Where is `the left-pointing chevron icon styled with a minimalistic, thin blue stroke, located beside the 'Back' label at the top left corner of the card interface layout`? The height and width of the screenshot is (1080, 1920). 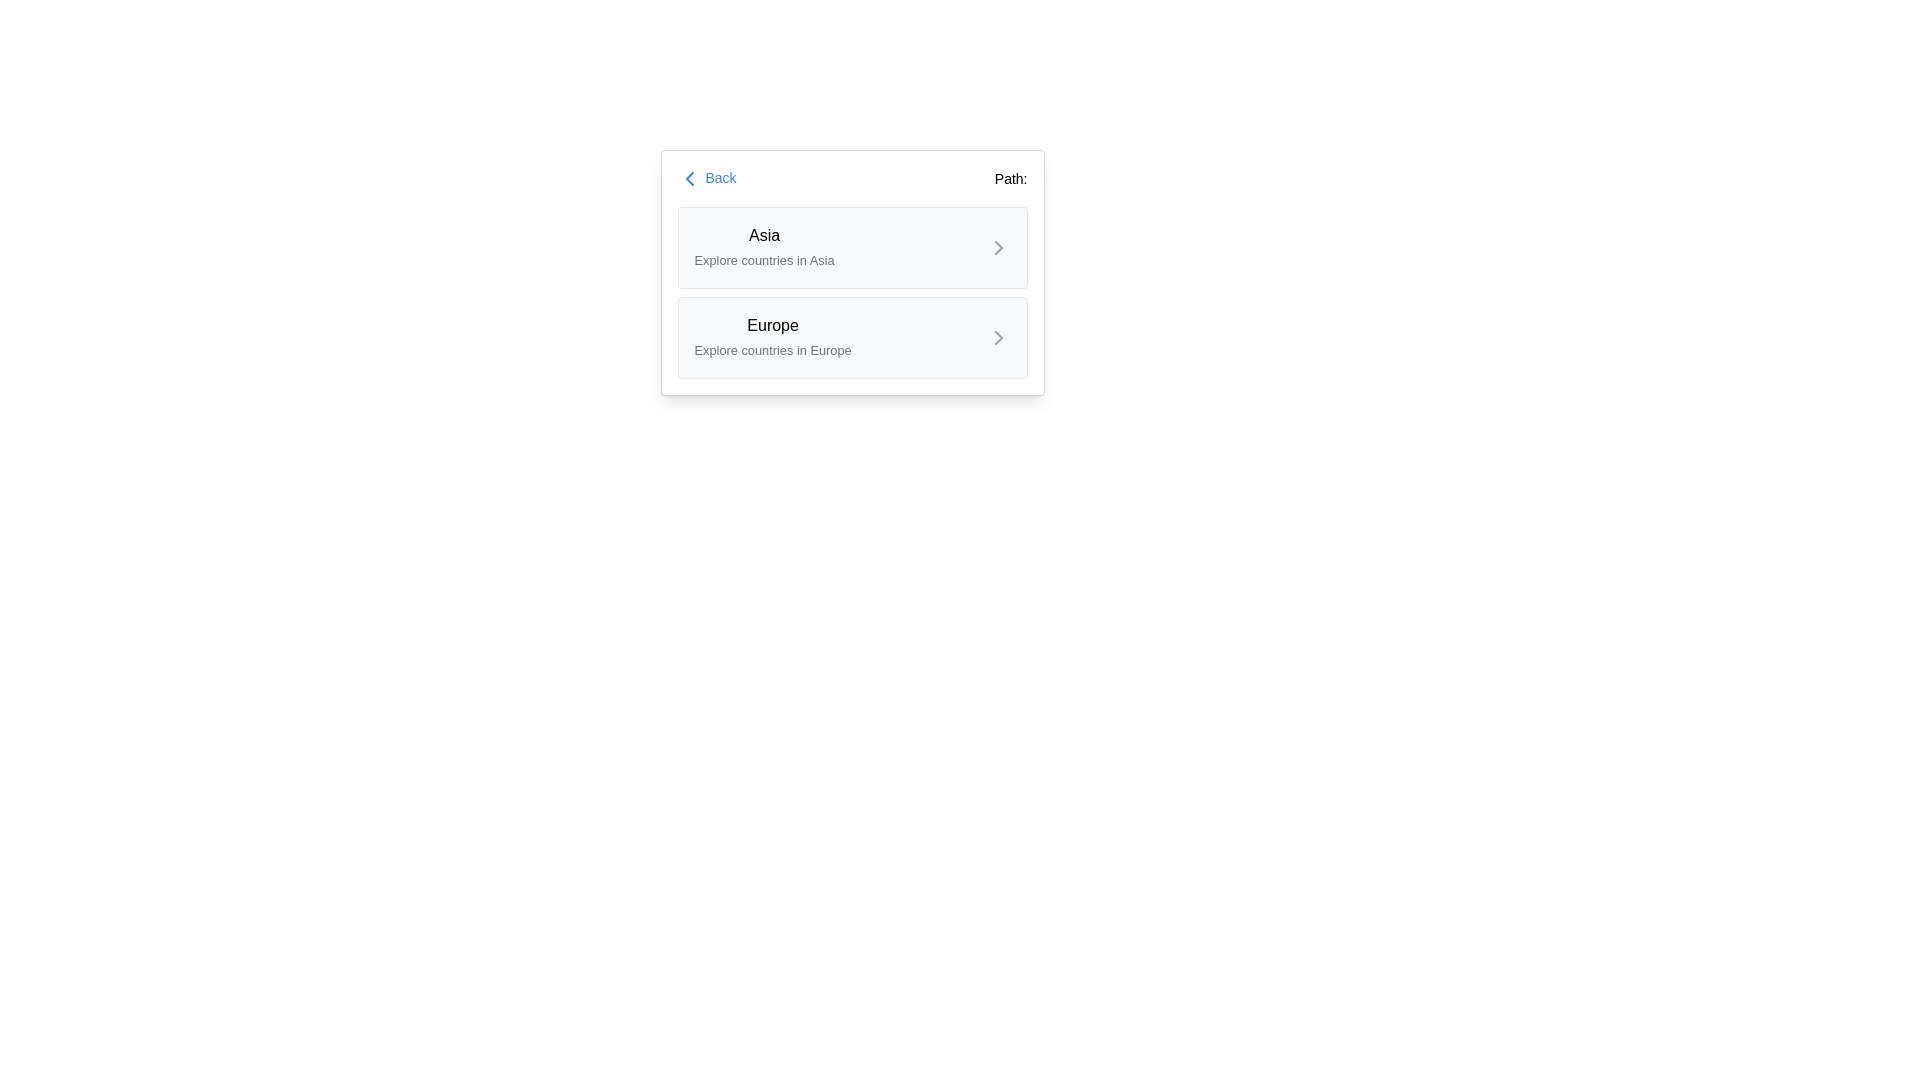 the left-pointing chevron icon styled with a minimalistic, thin blue stroke, located beside the 'Back' label at the top left corner of the card interface layout is located at coordinates (689, 177).